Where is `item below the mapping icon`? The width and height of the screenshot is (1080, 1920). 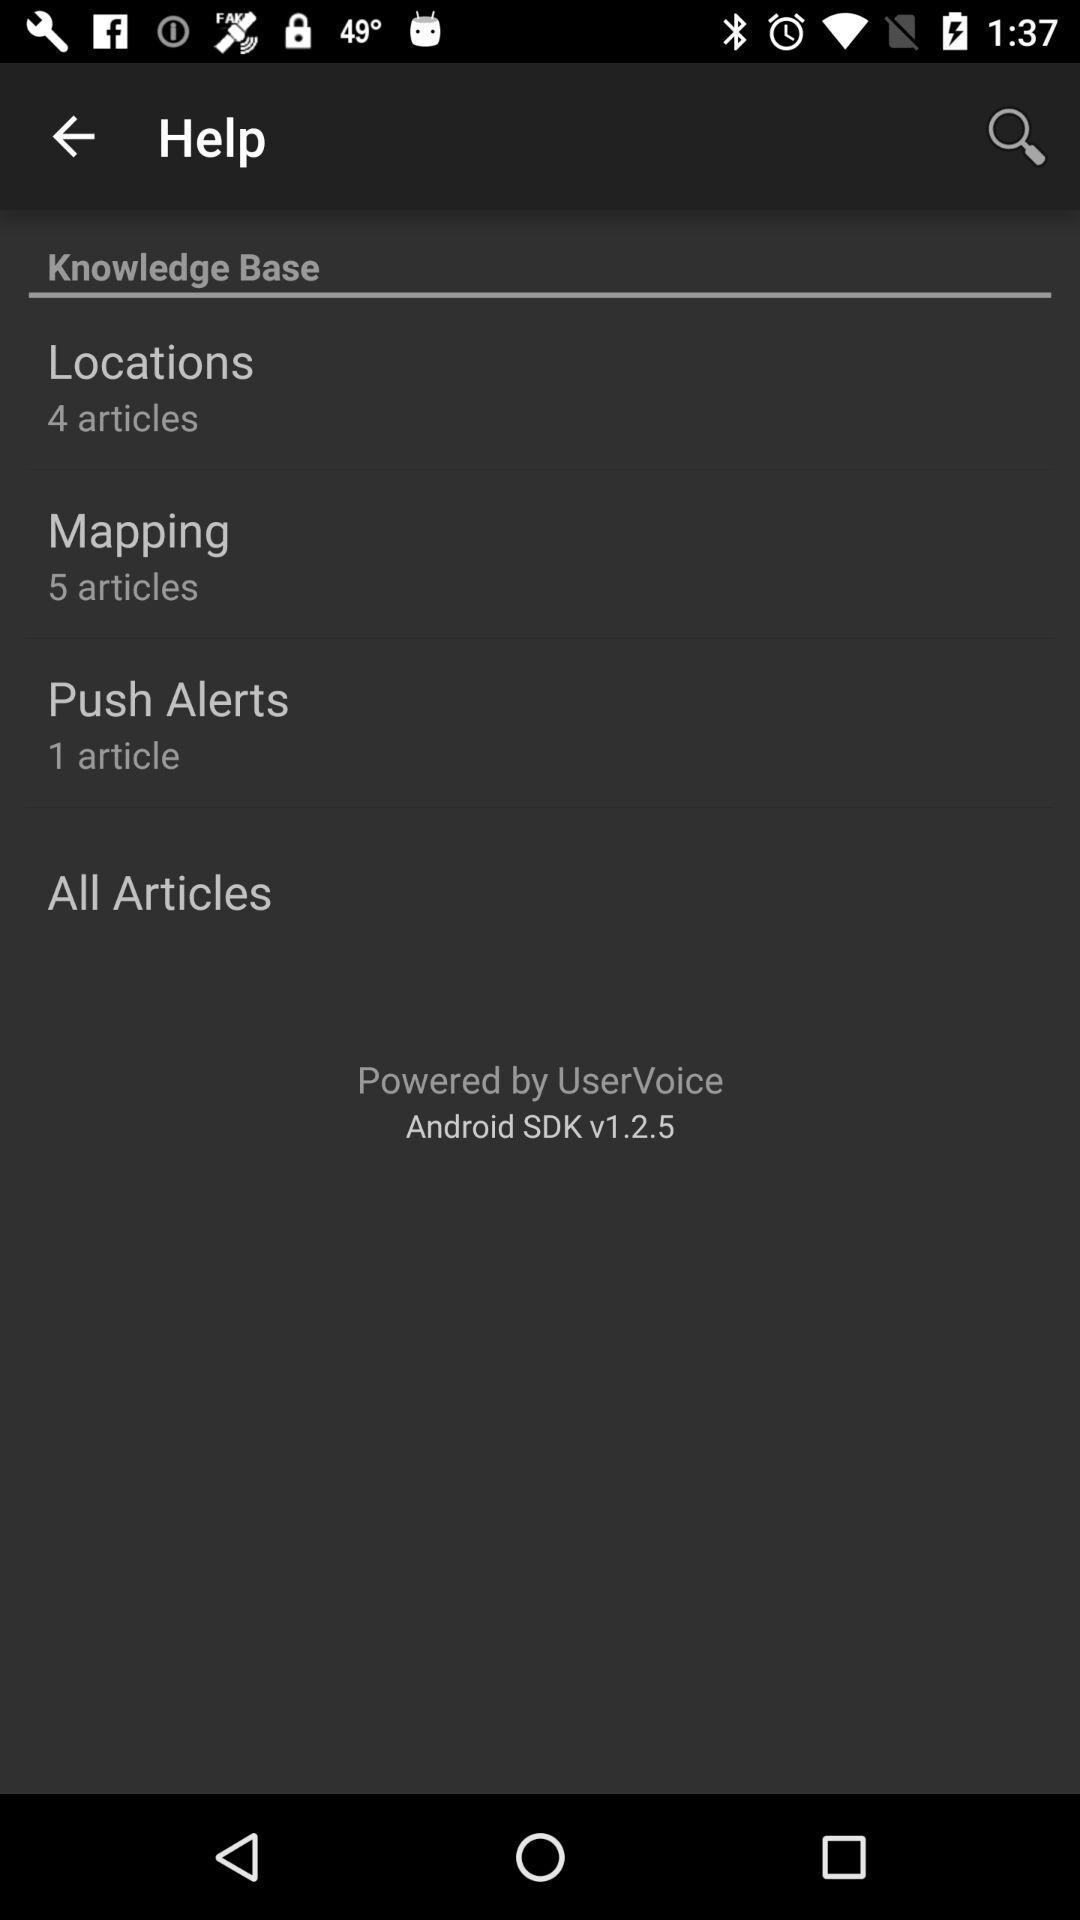
item below the mapping icon is located at coordinates (123, 584).